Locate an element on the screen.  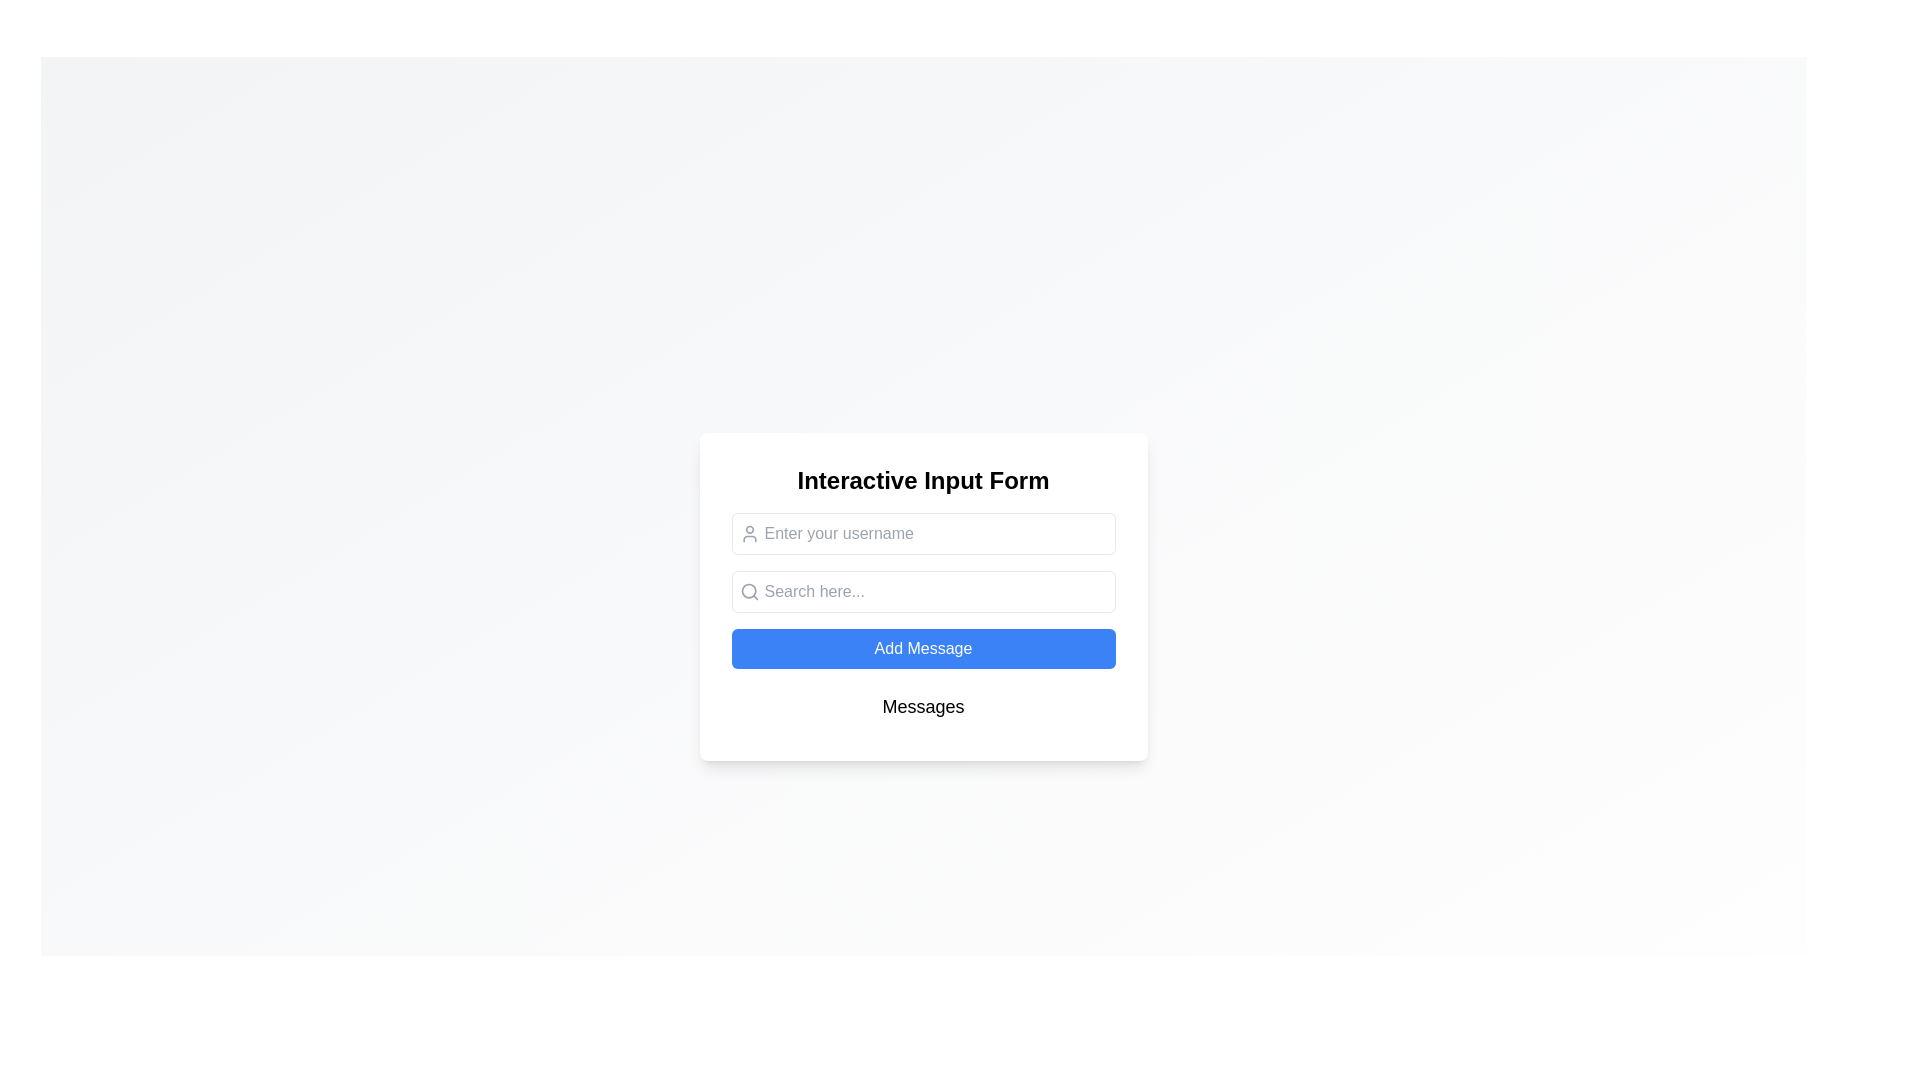
the icon indicating the username input field, located at the leftmost side adjacent to the placeholder text 'Enter your username' is located at coordinates (748, 532).